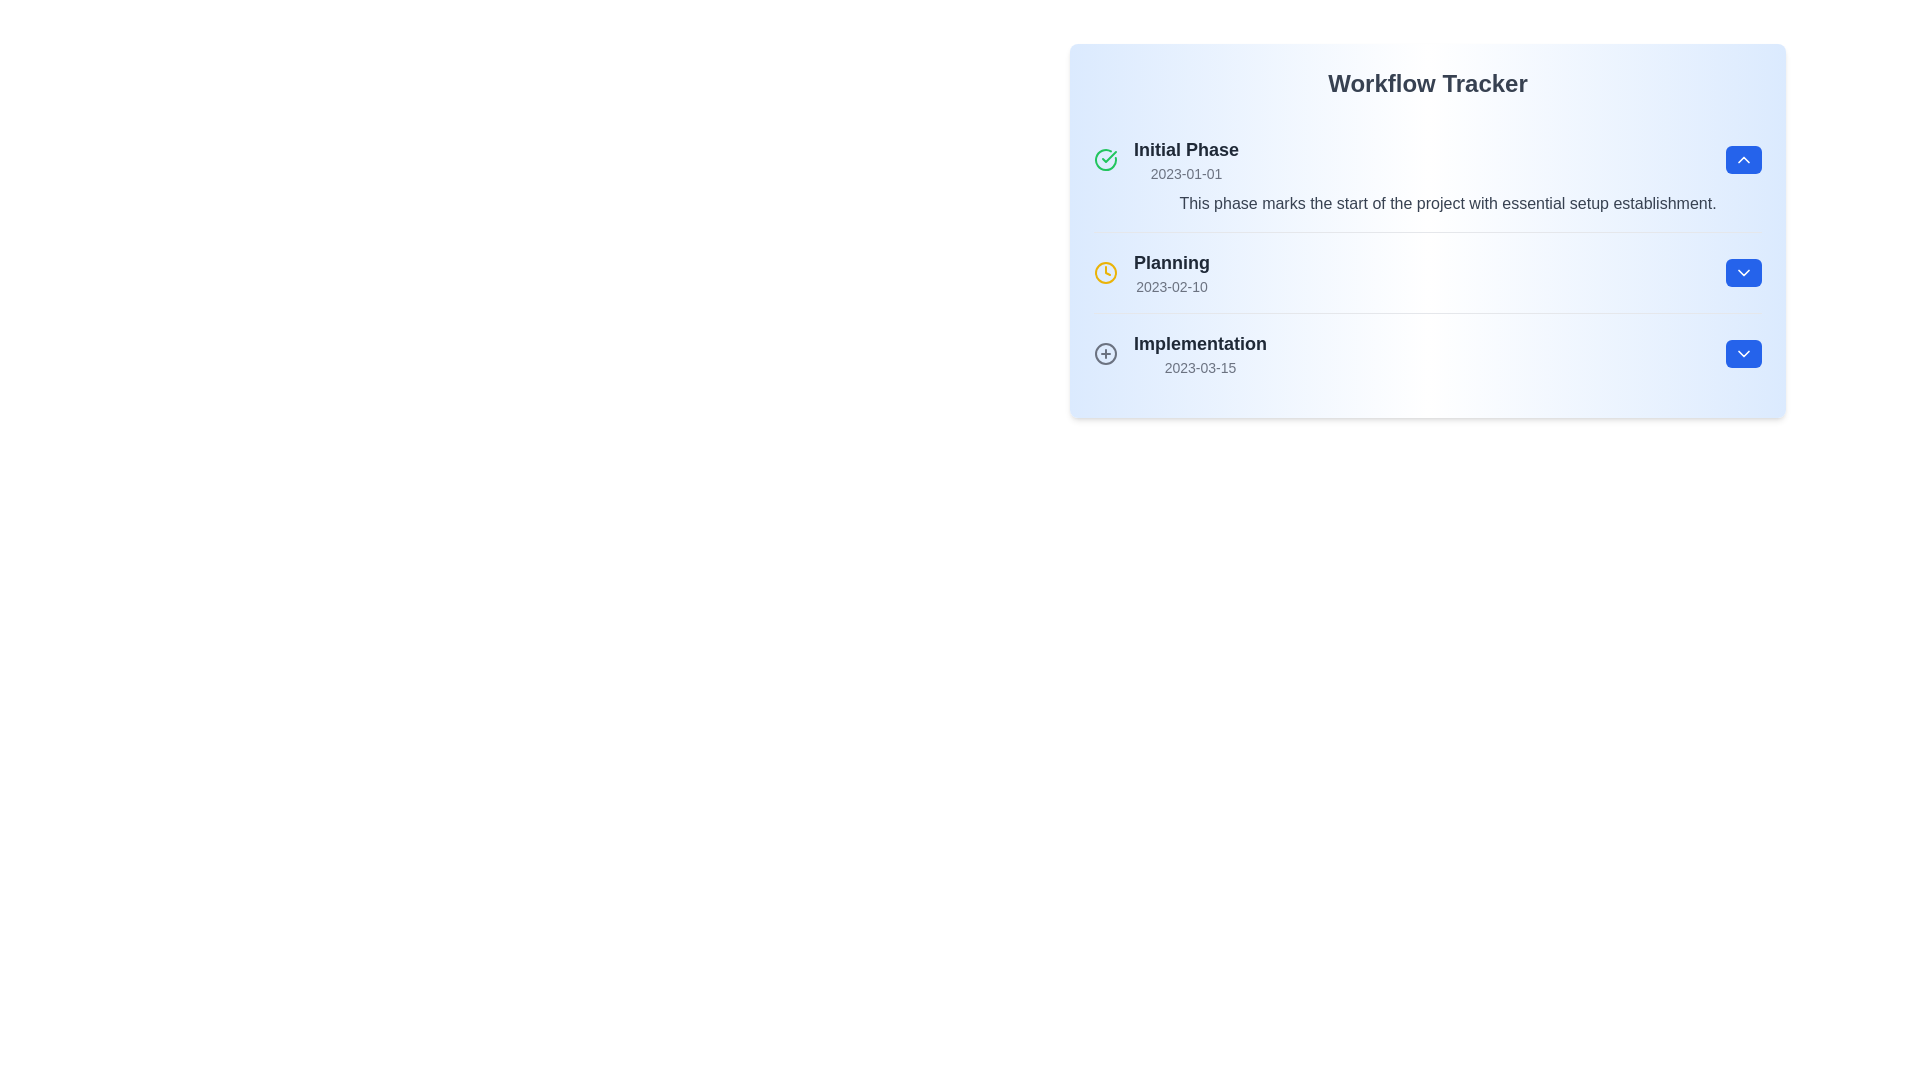  What do you see at coordinates (1427, 273) in the screenshot?
I see `the workflow step labeled 'Planning' that has a date indicator of '2023-02-10', which is positioned as the second item in the list of workflow stages, by clicking on its associated icons or buttons` at bounding box center [1427, 273].